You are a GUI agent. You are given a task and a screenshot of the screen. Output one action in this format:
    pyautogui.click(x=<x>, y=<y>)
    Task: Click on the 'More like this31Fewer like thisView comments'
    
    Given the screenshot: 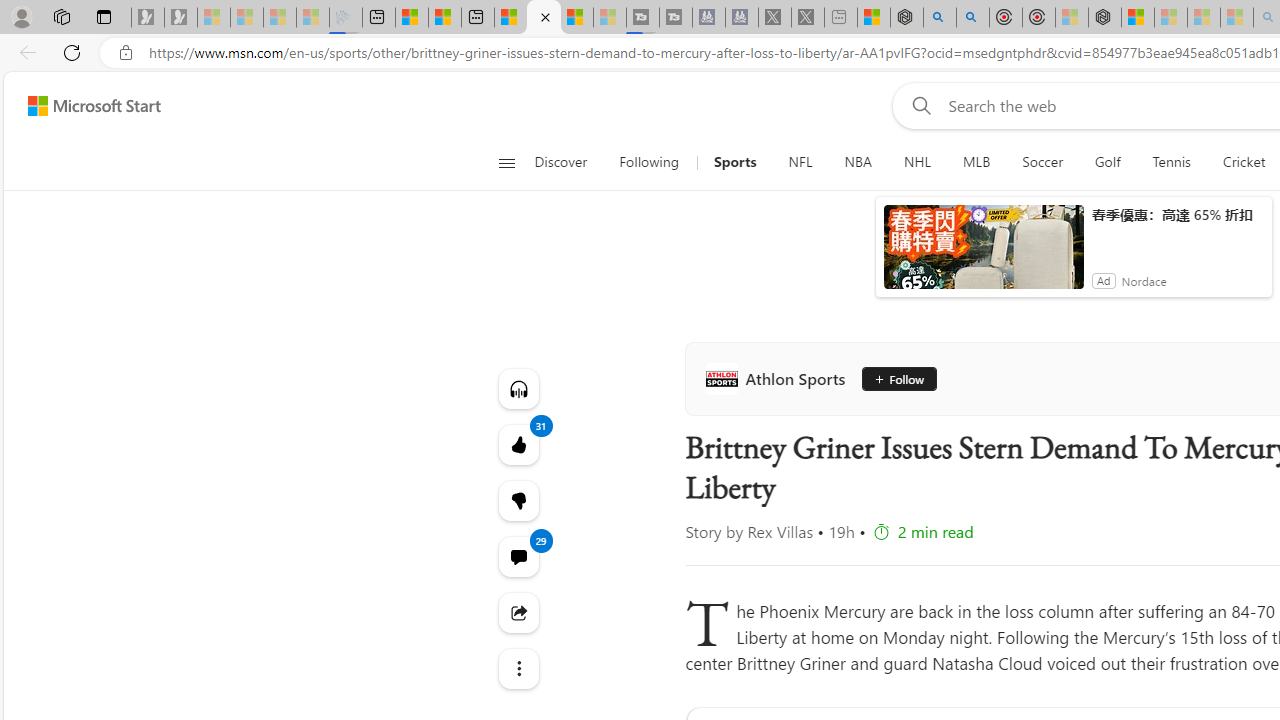 What is the action you would take?
    pyautogui.click(x=518, y=499)
    